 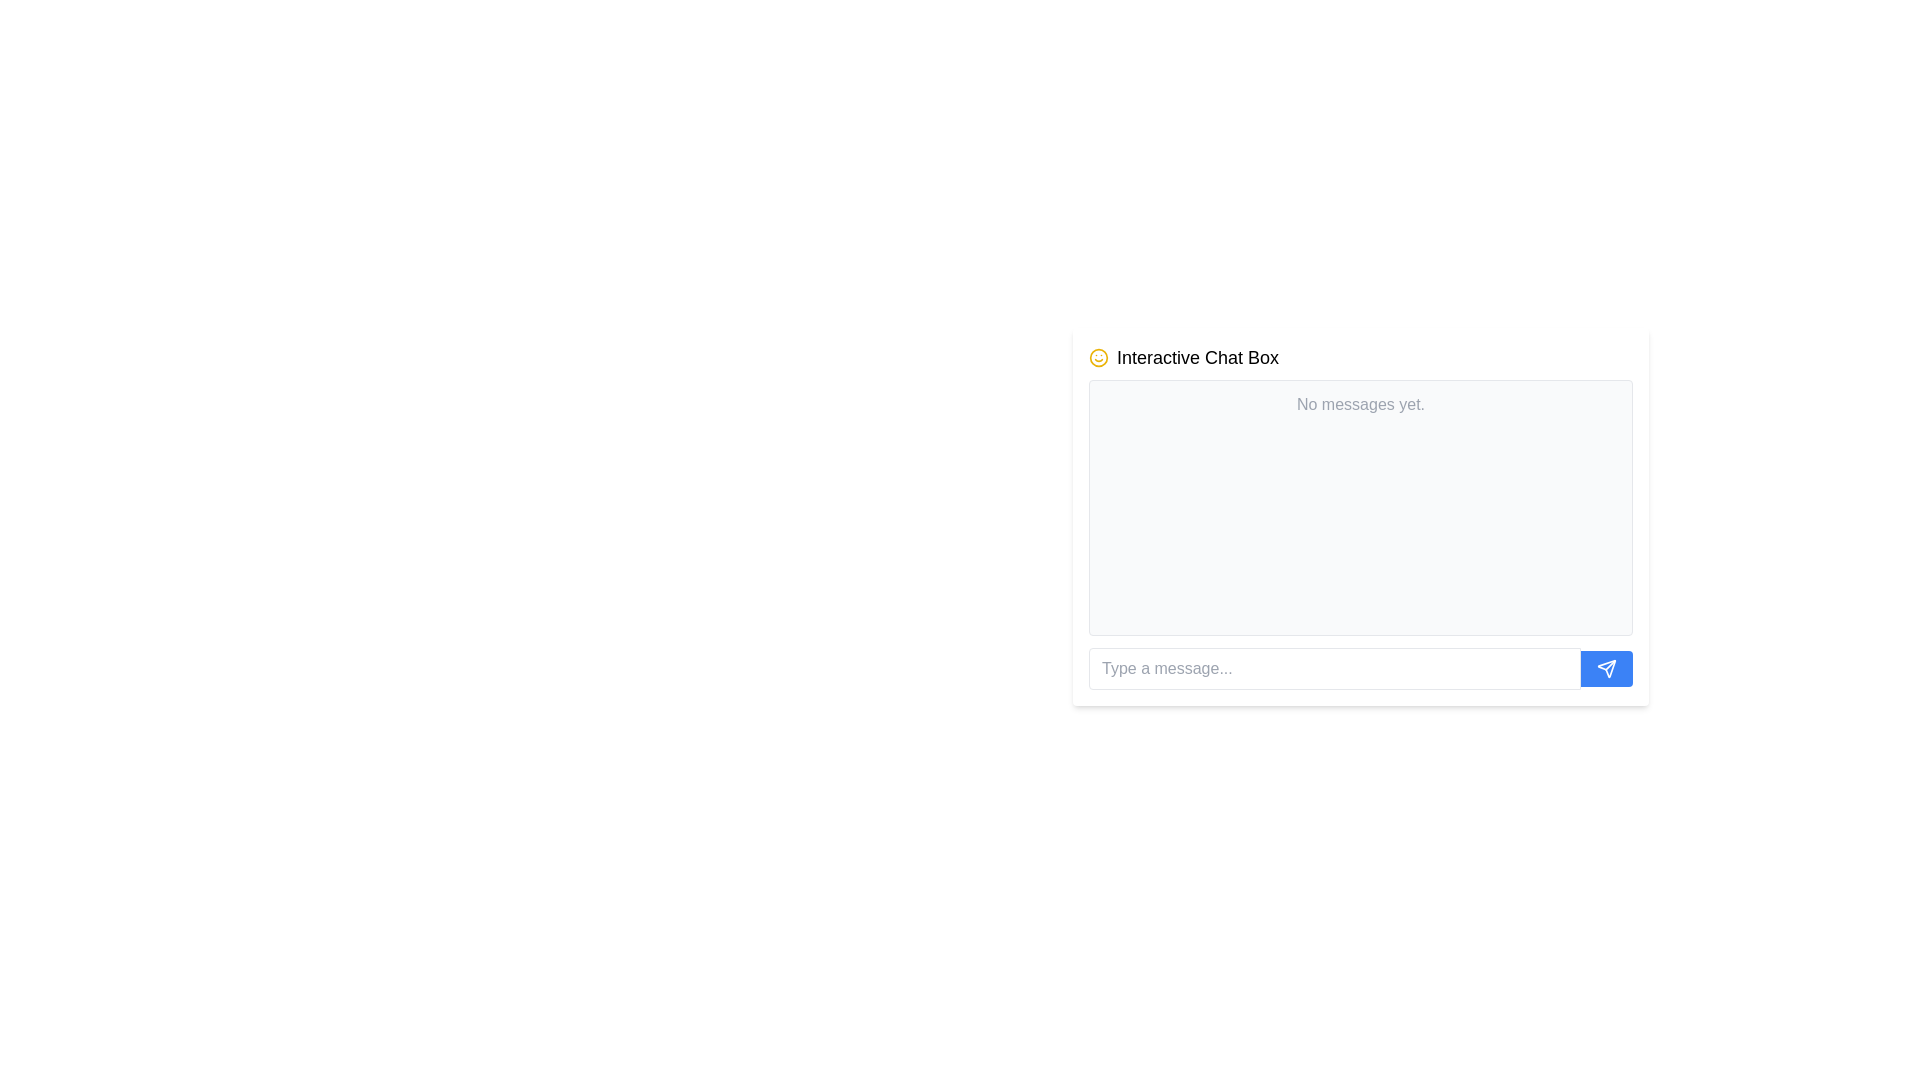 What do you see at coordinates (1607, 668) in the screenshot?
I see `the 'send' button icon located at the bottom-right corner of the chat interface` at bounding box center [1607, 668].